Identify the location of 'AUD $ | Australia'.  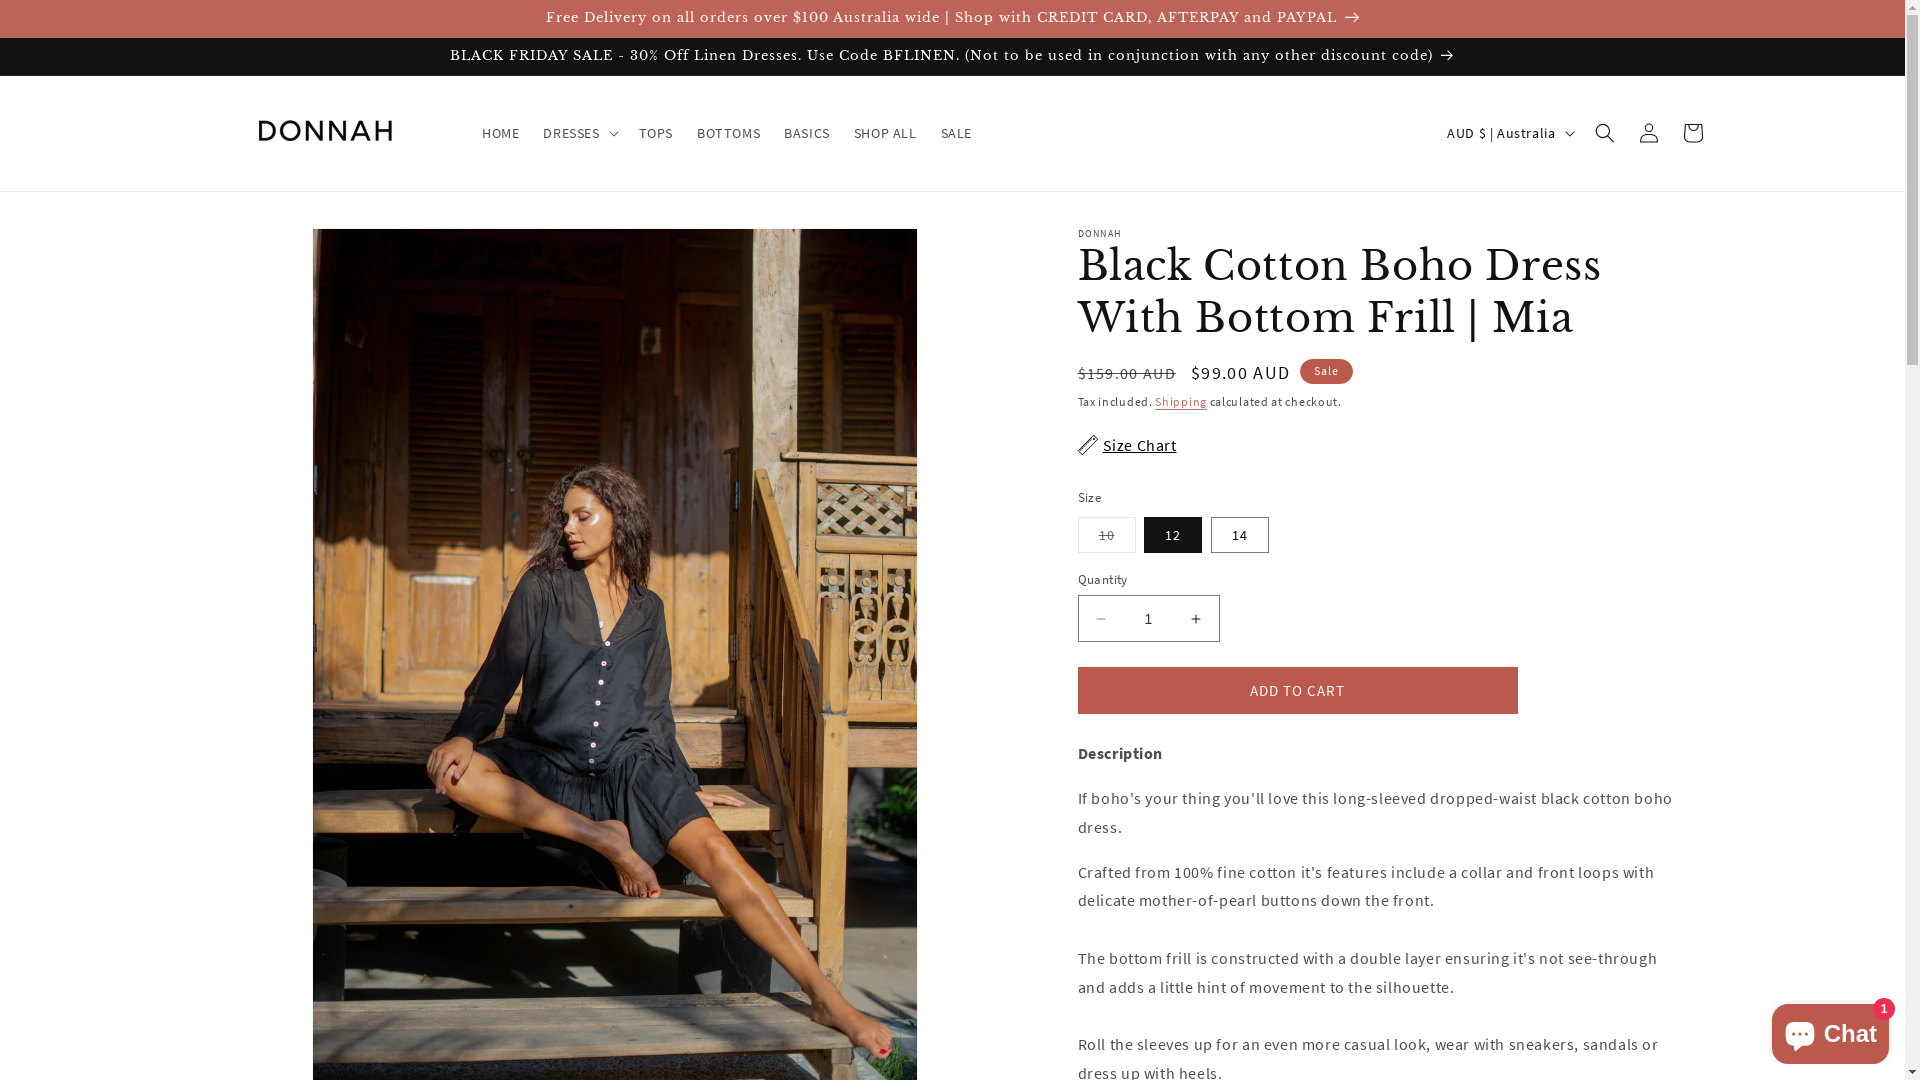
(1508, 132).